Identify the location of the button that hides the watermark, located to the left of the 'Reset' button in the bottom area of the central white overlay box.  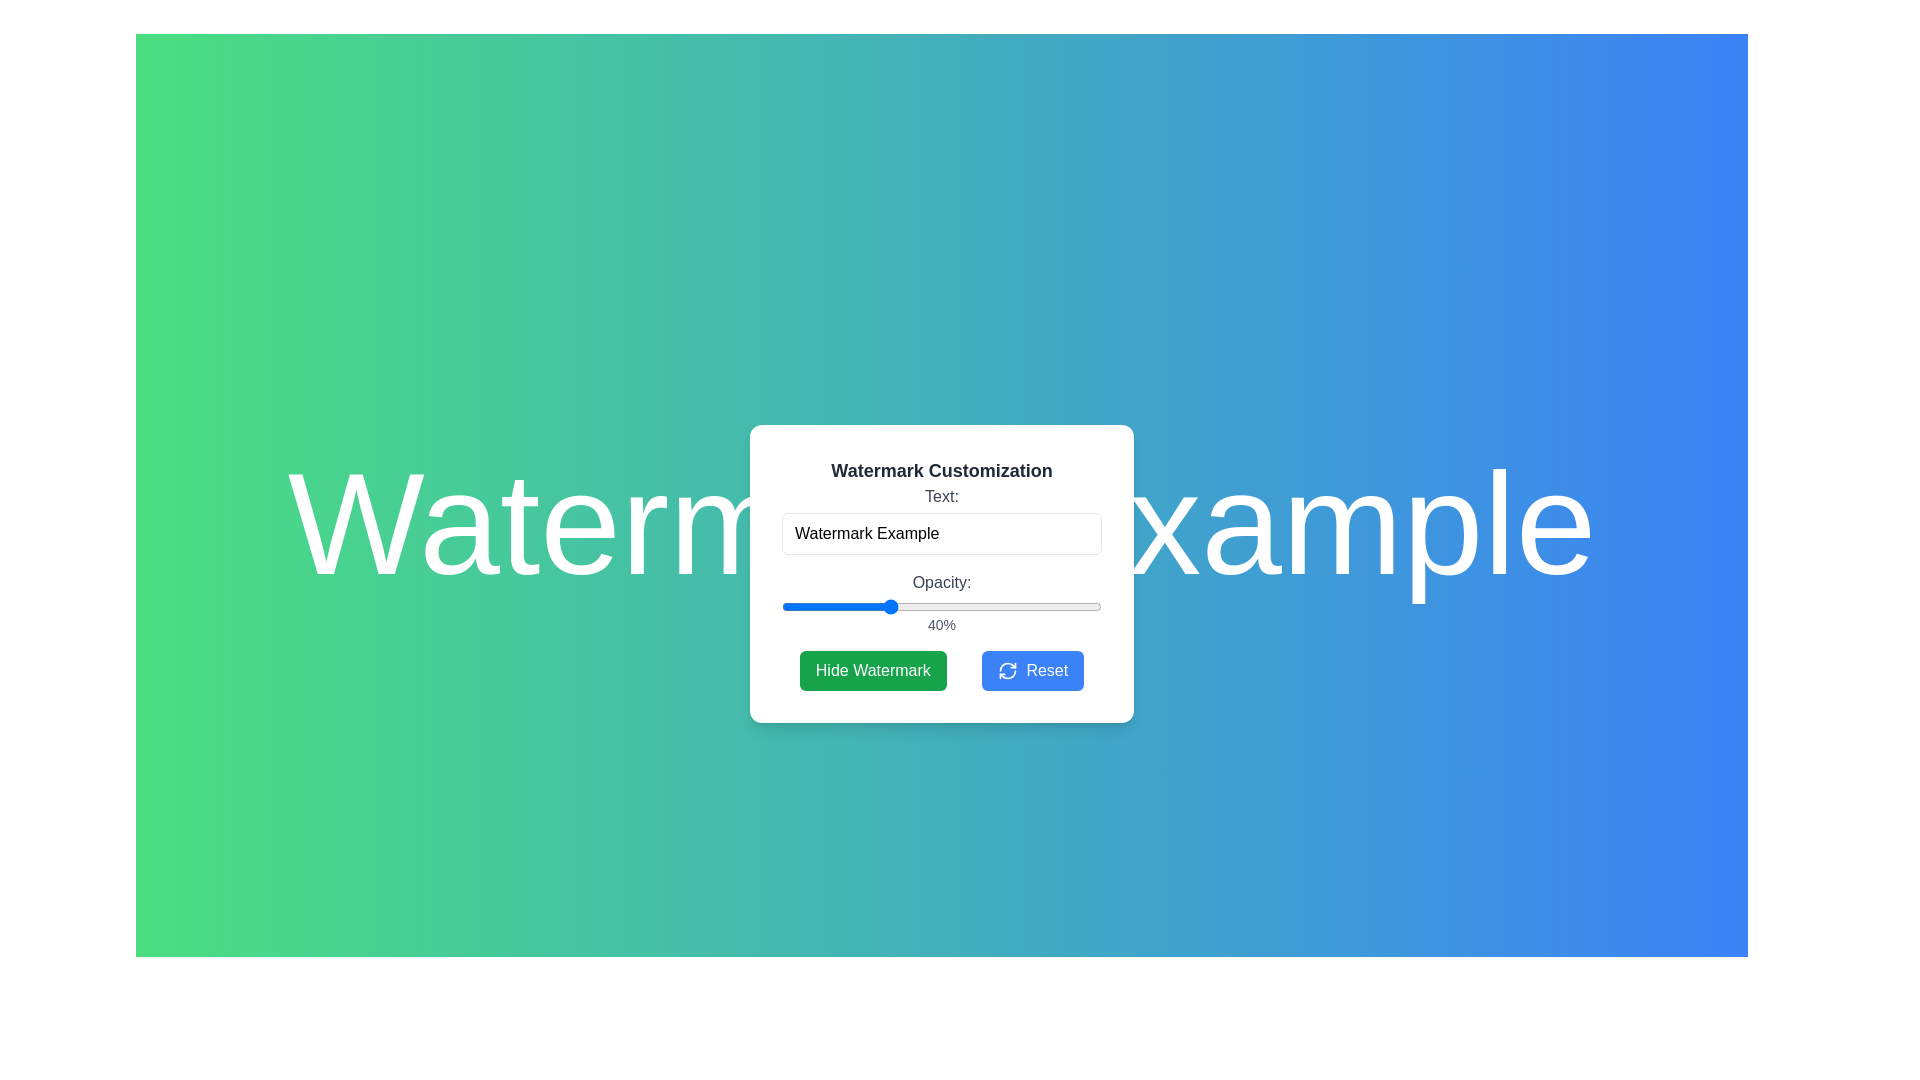
(940, 671).